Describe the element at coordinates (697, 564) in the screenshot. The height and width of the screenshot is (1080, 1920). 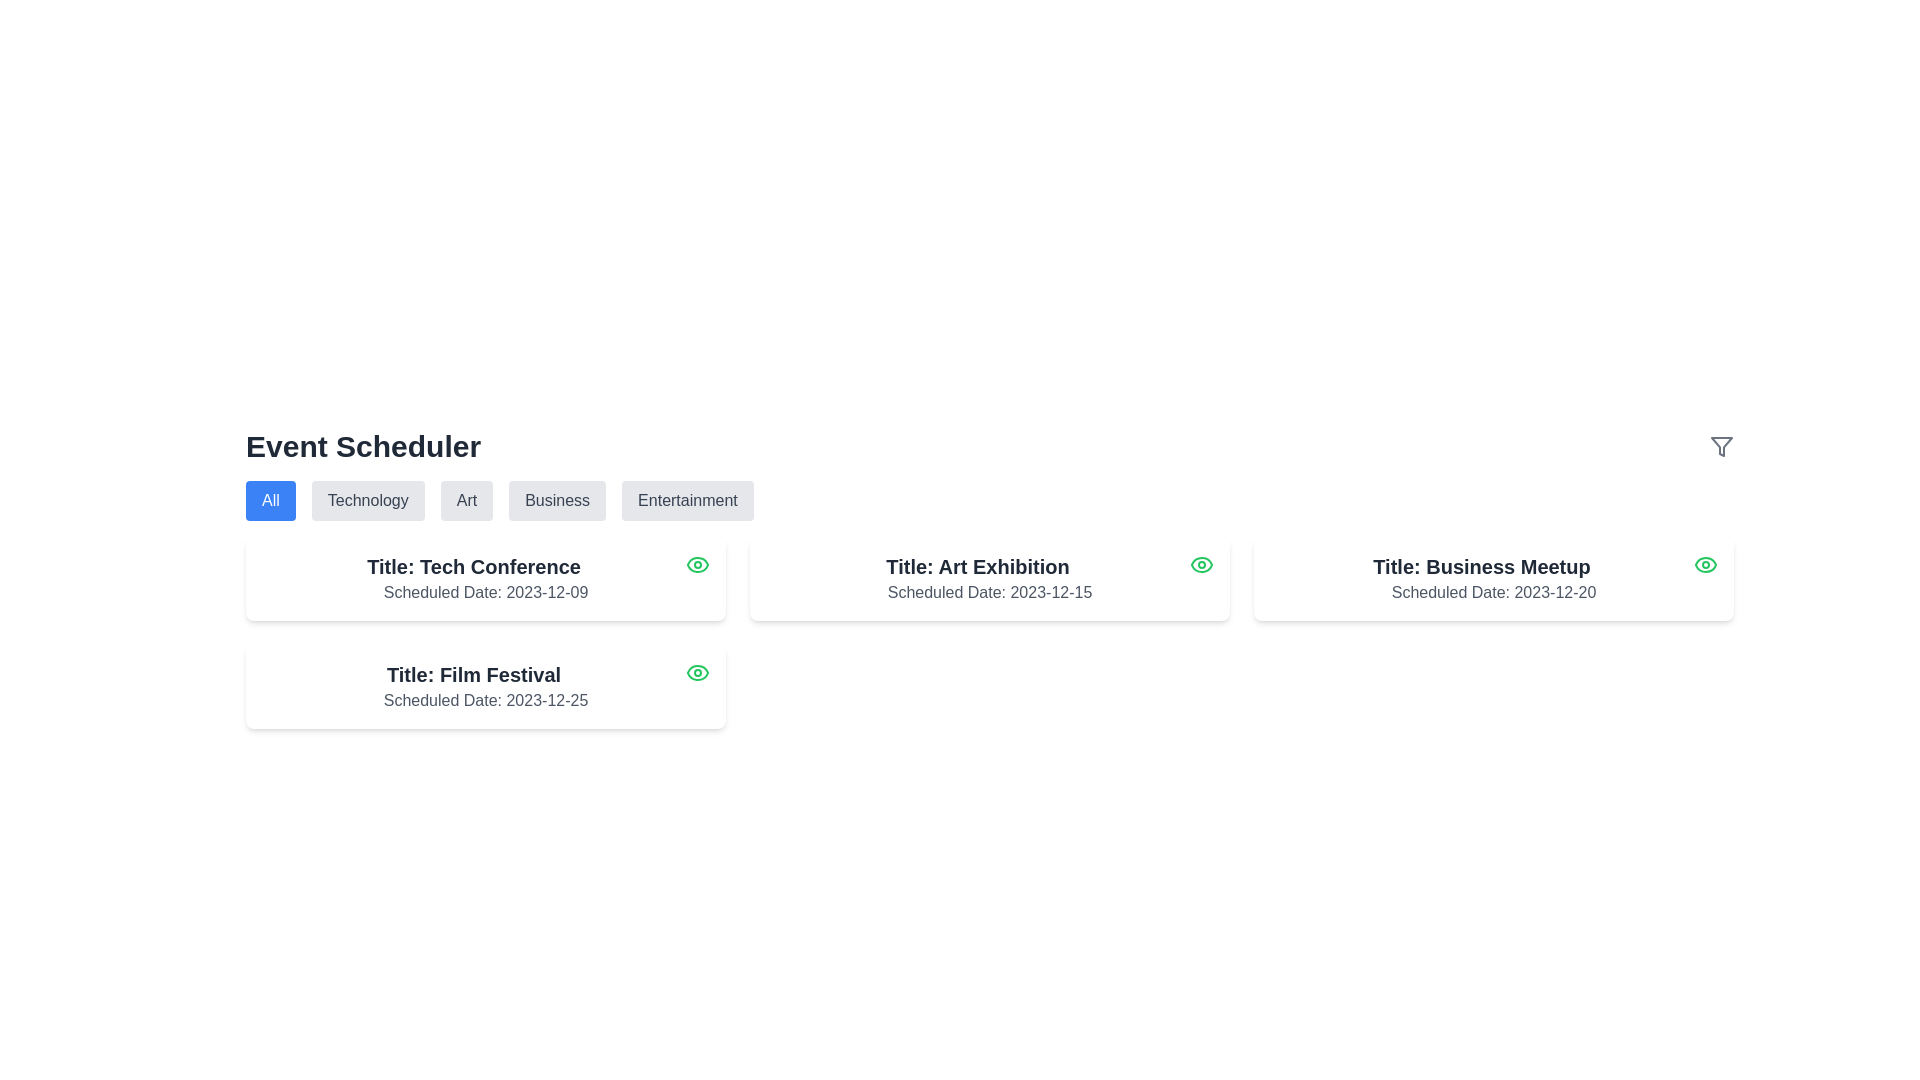
I see `the eye icon in the top-right corner of the 'Tech Conference' card` at that location.